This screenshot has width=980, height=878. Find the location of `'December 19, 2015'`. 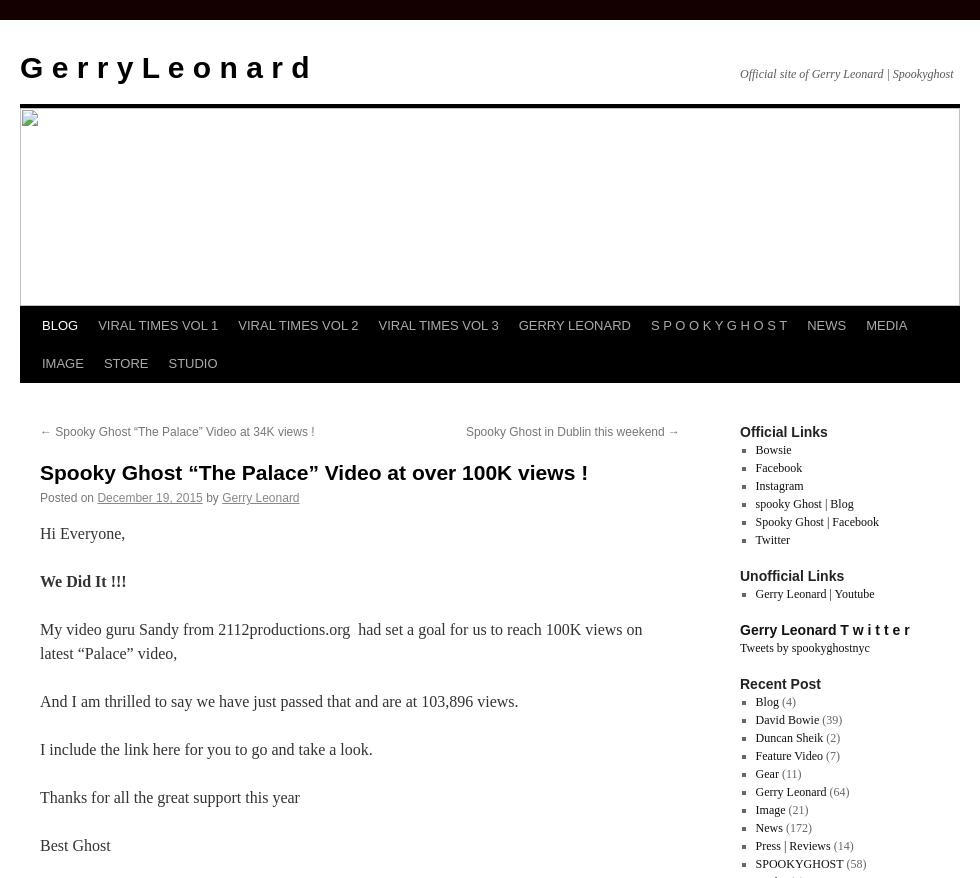

'December 19, 2015' is located at coordinates (149, 498).